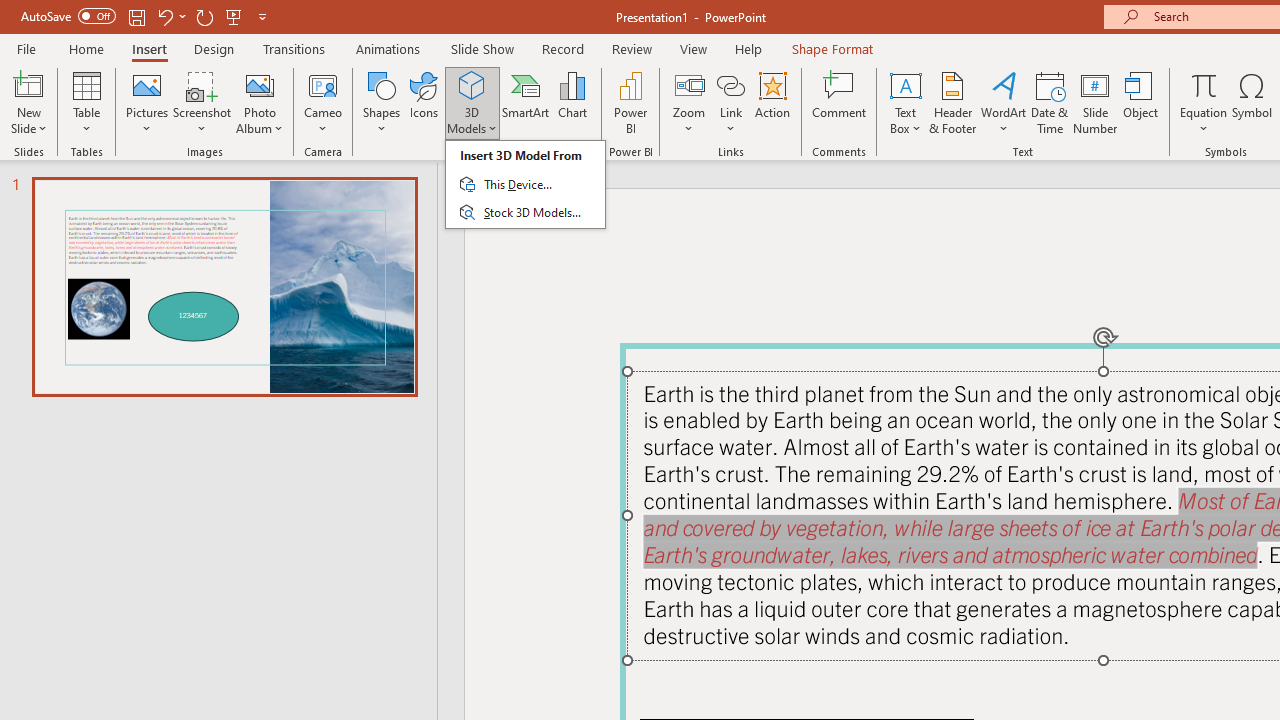 The height and width of the screenshot is (720, 1280). What do you see at coordinates (258, 103) in the screenshot?
I see `'Photo Album...'` at bounding box center [258, 103].